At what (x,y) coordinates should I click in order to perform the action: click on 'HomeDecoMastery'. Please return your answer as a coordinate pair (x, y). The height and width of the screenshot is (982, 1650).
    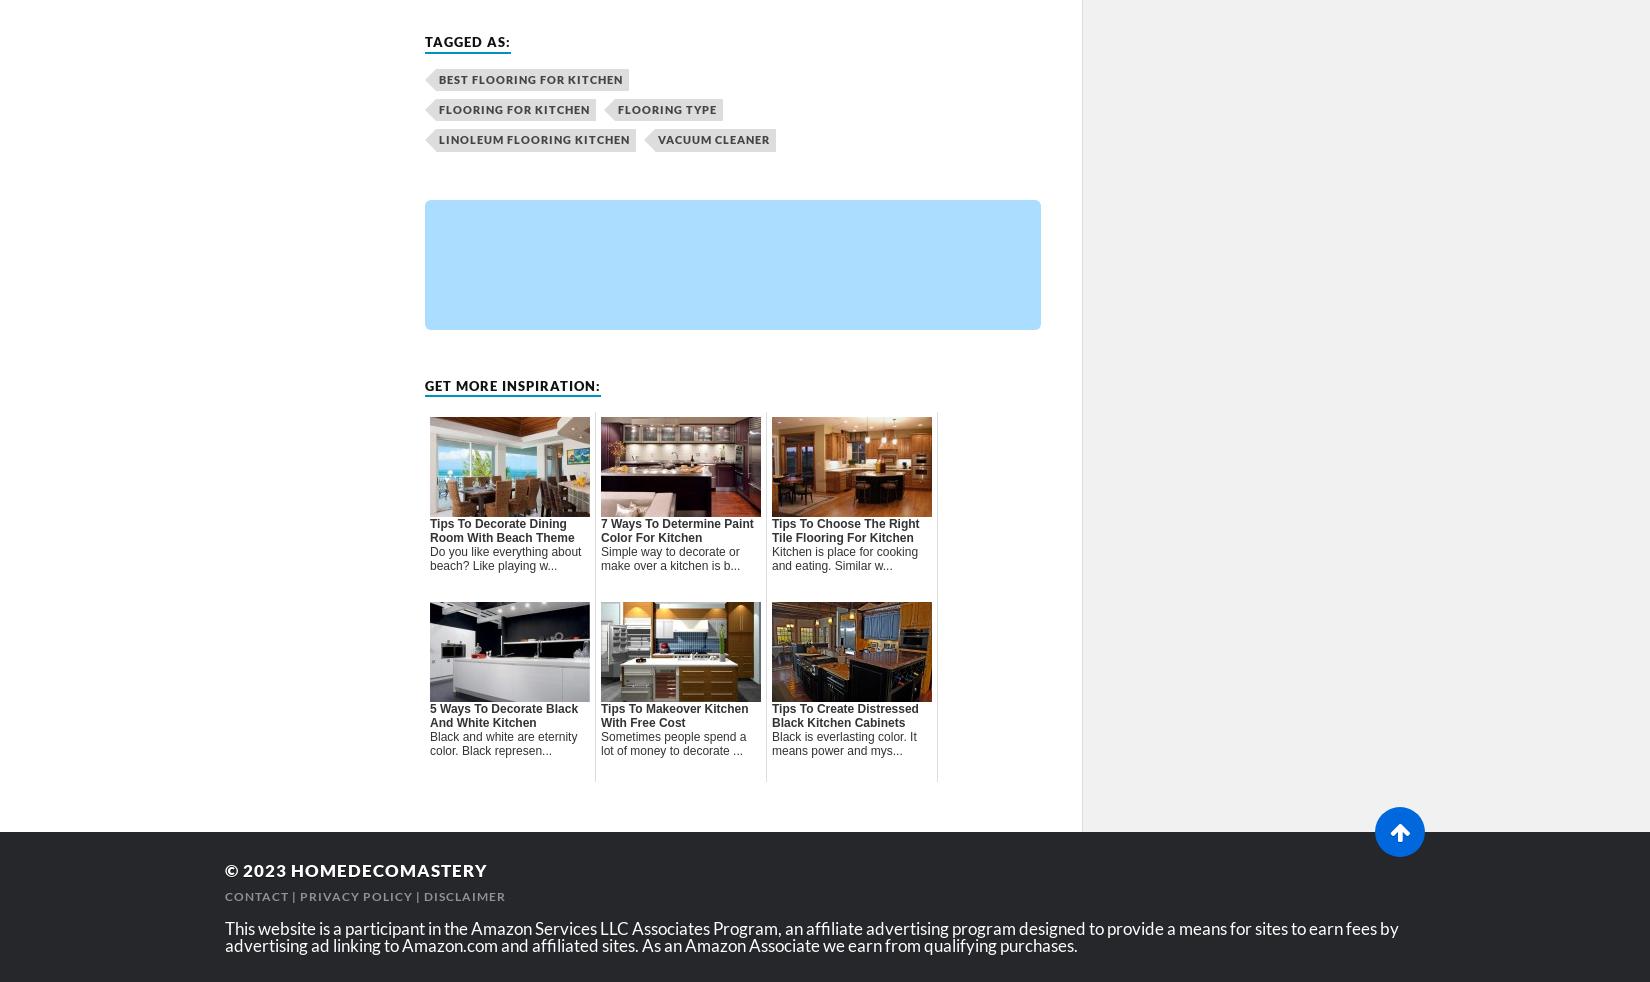
    Looking at the image, I should click on (291, 870).